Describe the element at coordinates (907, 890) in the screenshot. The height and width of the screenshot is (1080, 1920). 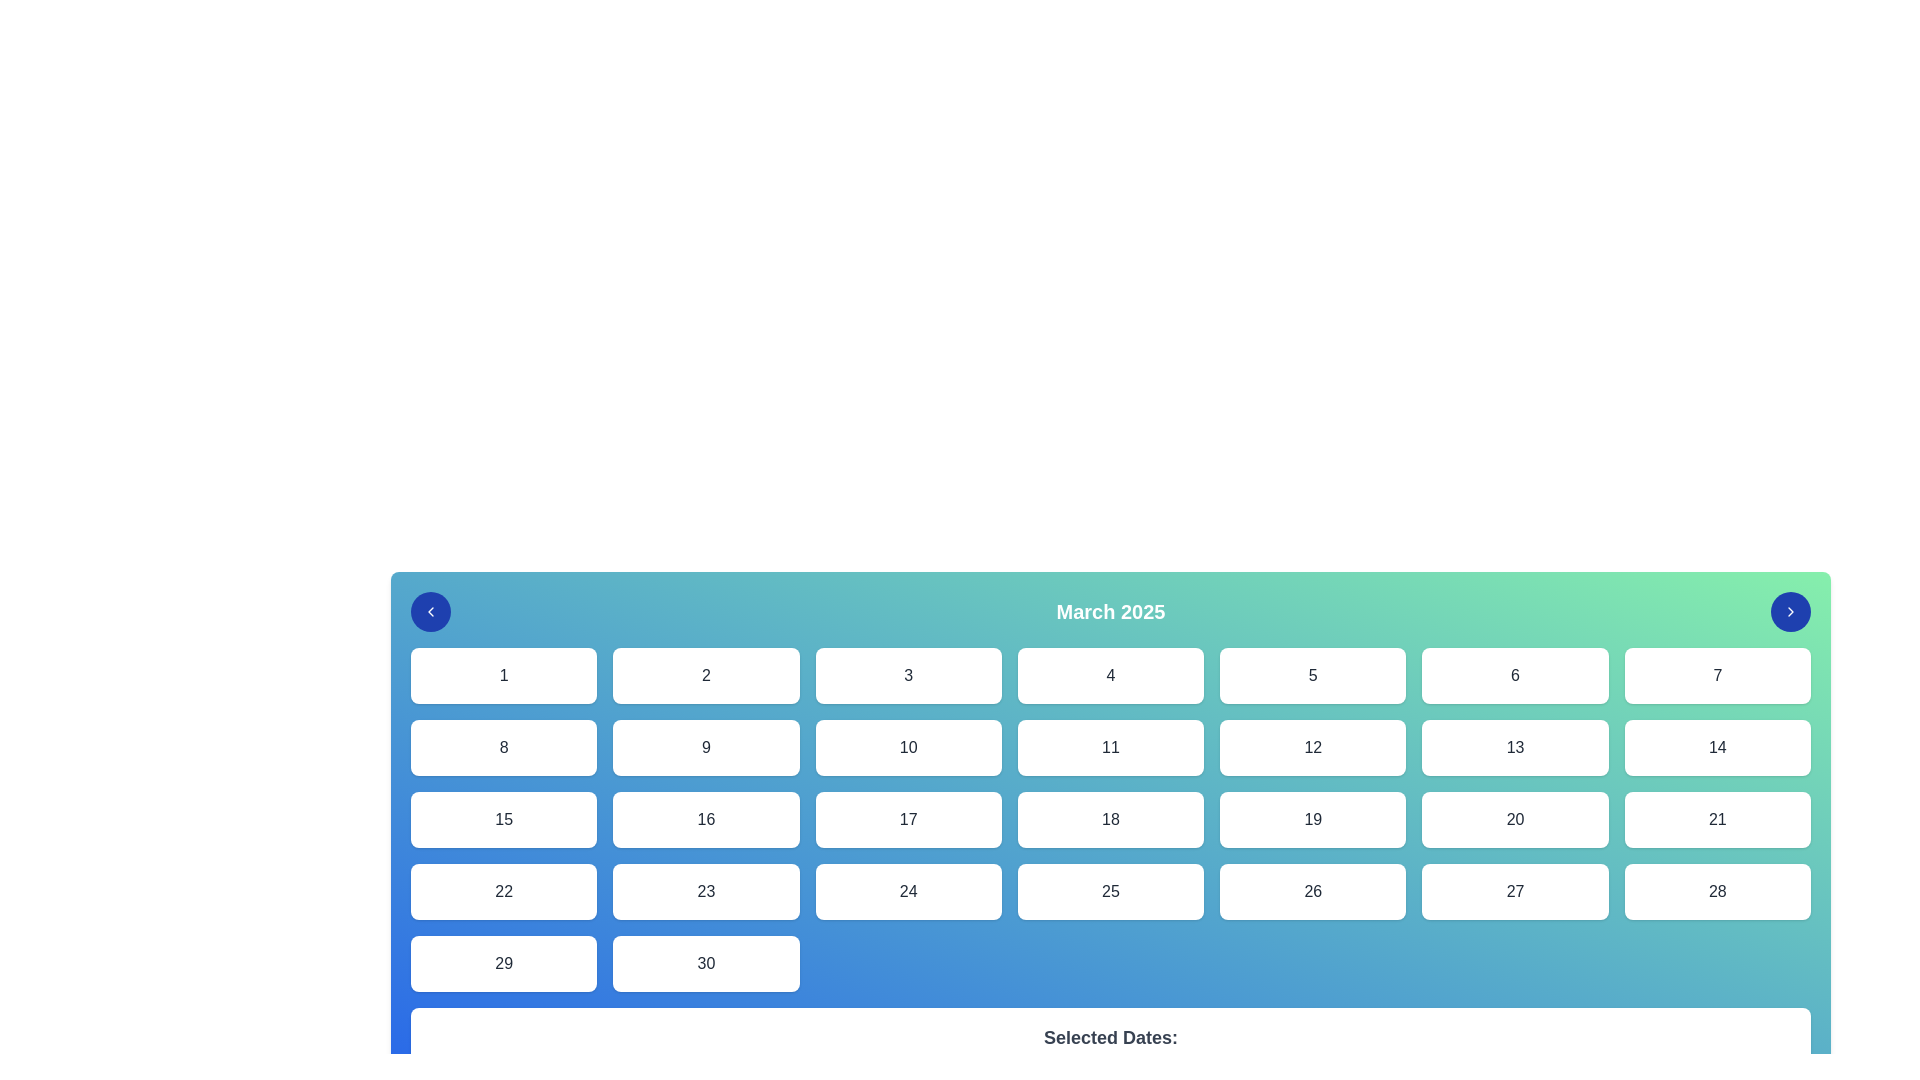
I see `the white button with rounded corners containing the text '24'` at that location.